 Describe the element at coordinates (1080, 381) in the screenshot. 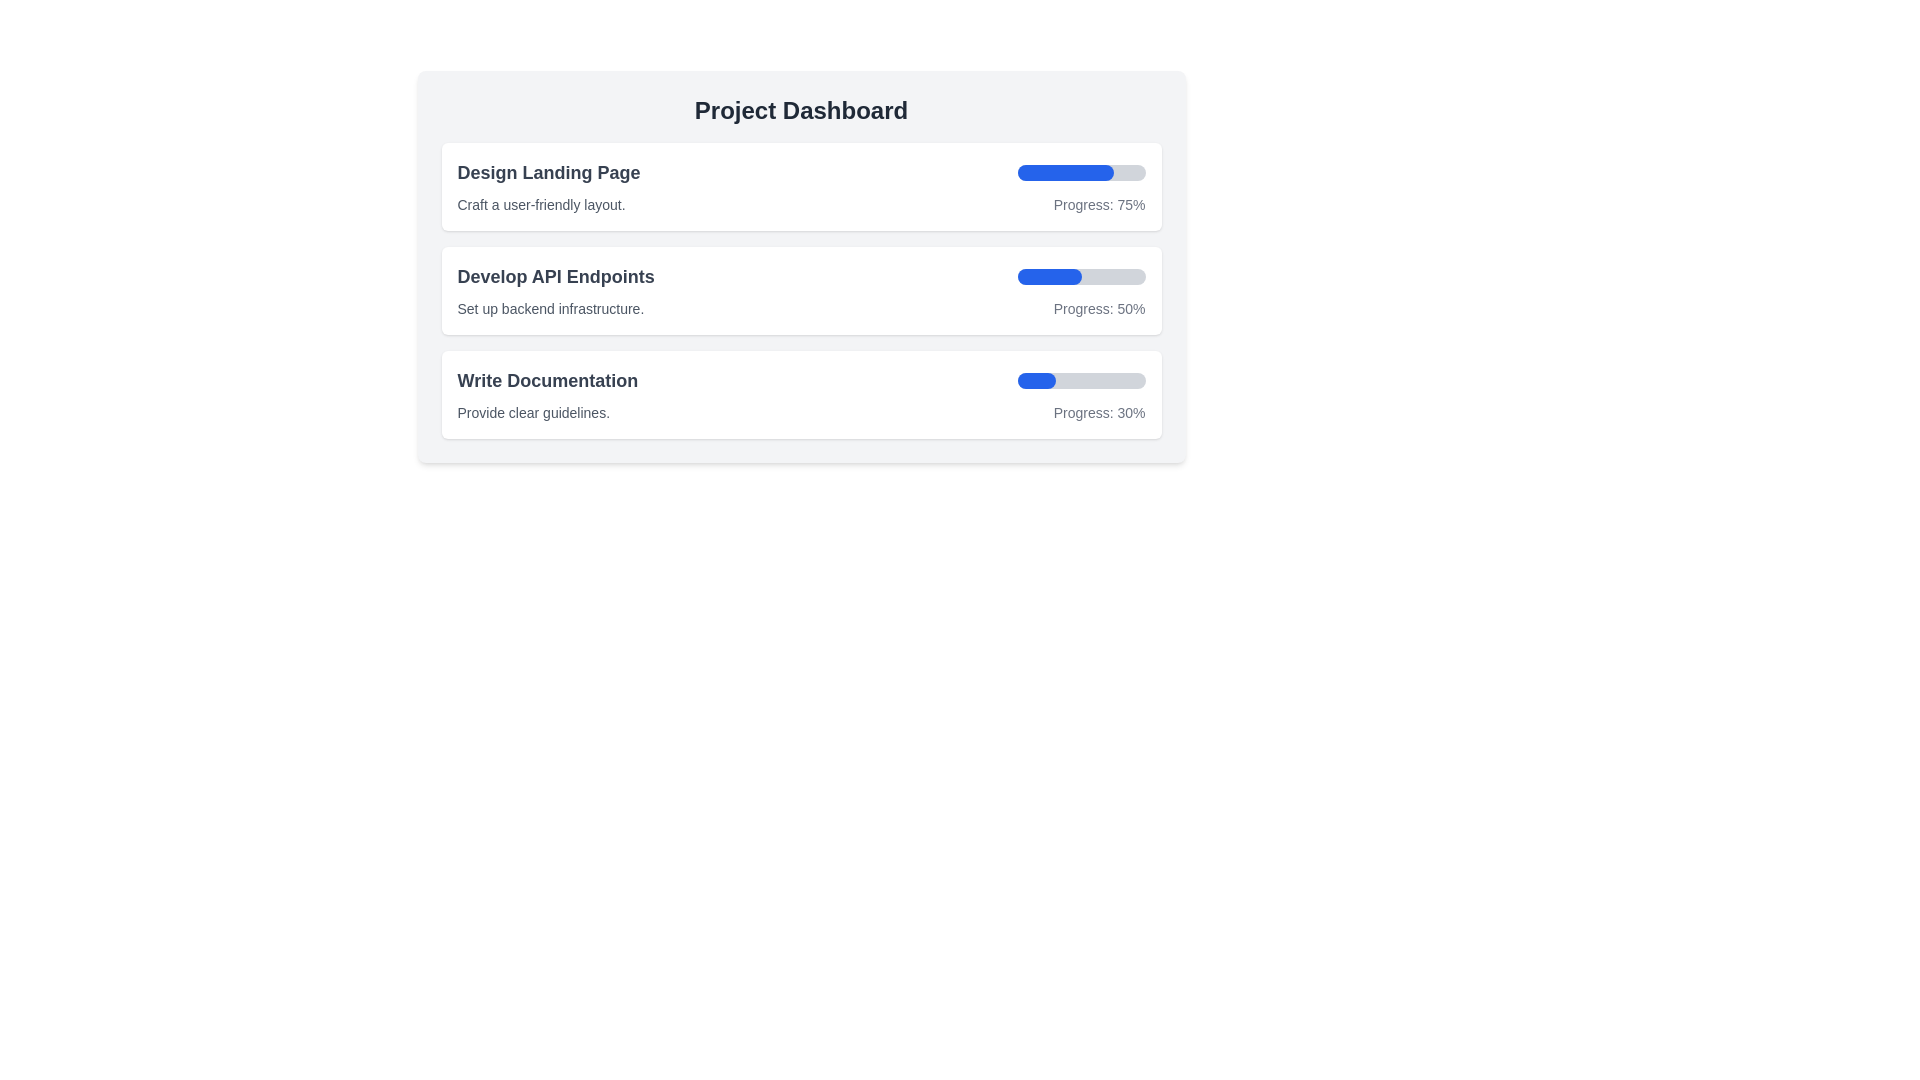

I see `the progress bar that visually represents the percentage of task completion for 'Write Documentation' located to the right of the 'Write Documentation' text and above the 'Progress: 30%' label` at that location.